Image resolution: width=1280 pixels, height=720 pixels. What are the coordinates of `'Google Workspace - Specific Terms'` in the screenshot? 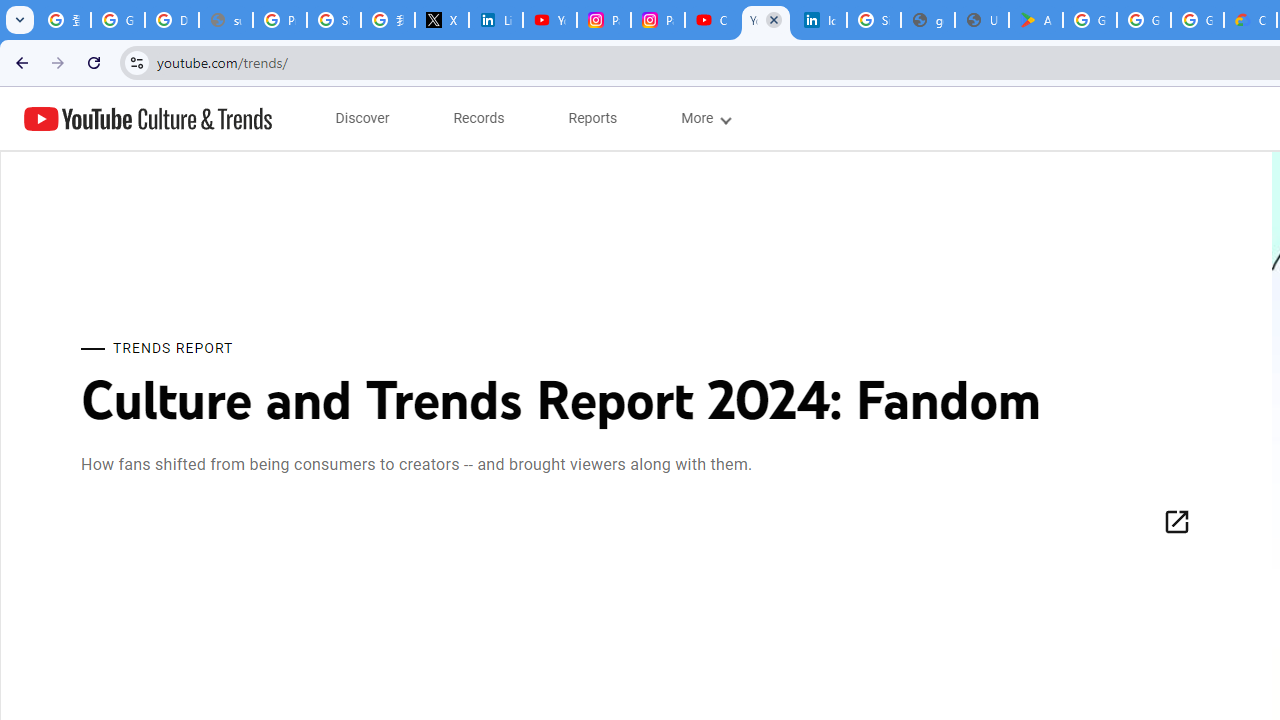 It's located at (1144, 20).